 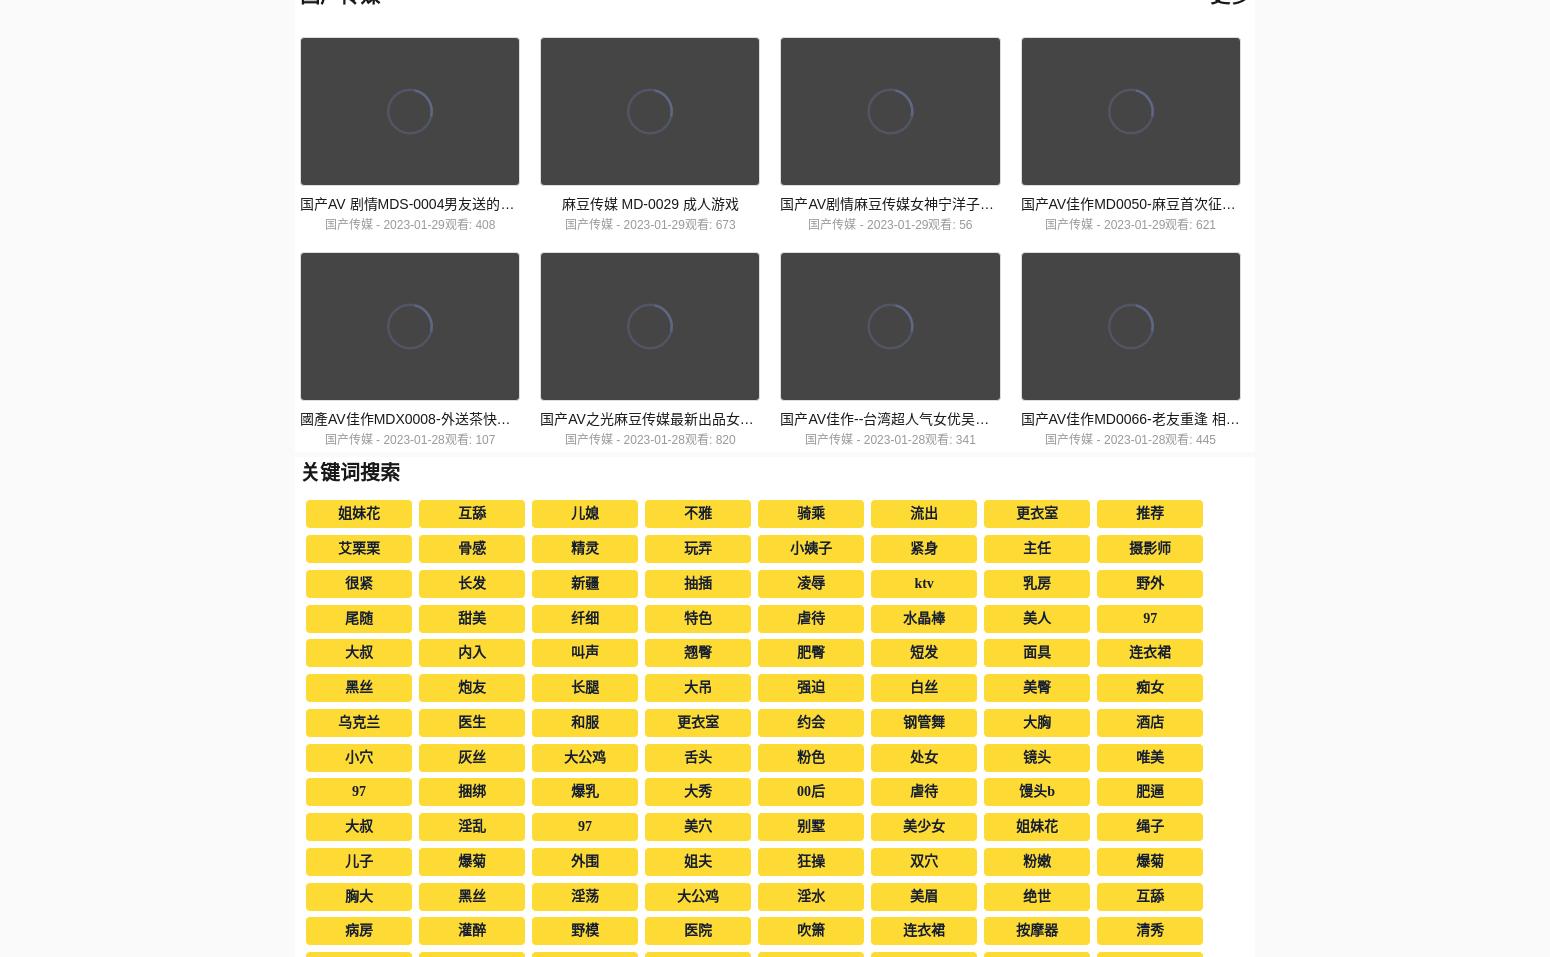 What do you see at coordinates (1194, 417) in the screenshot?
I see `'国产AV佳作MD0066-老友重逢 相干恨晚 淫声浪叫一整晚'` at bounding box center [1194, 417].